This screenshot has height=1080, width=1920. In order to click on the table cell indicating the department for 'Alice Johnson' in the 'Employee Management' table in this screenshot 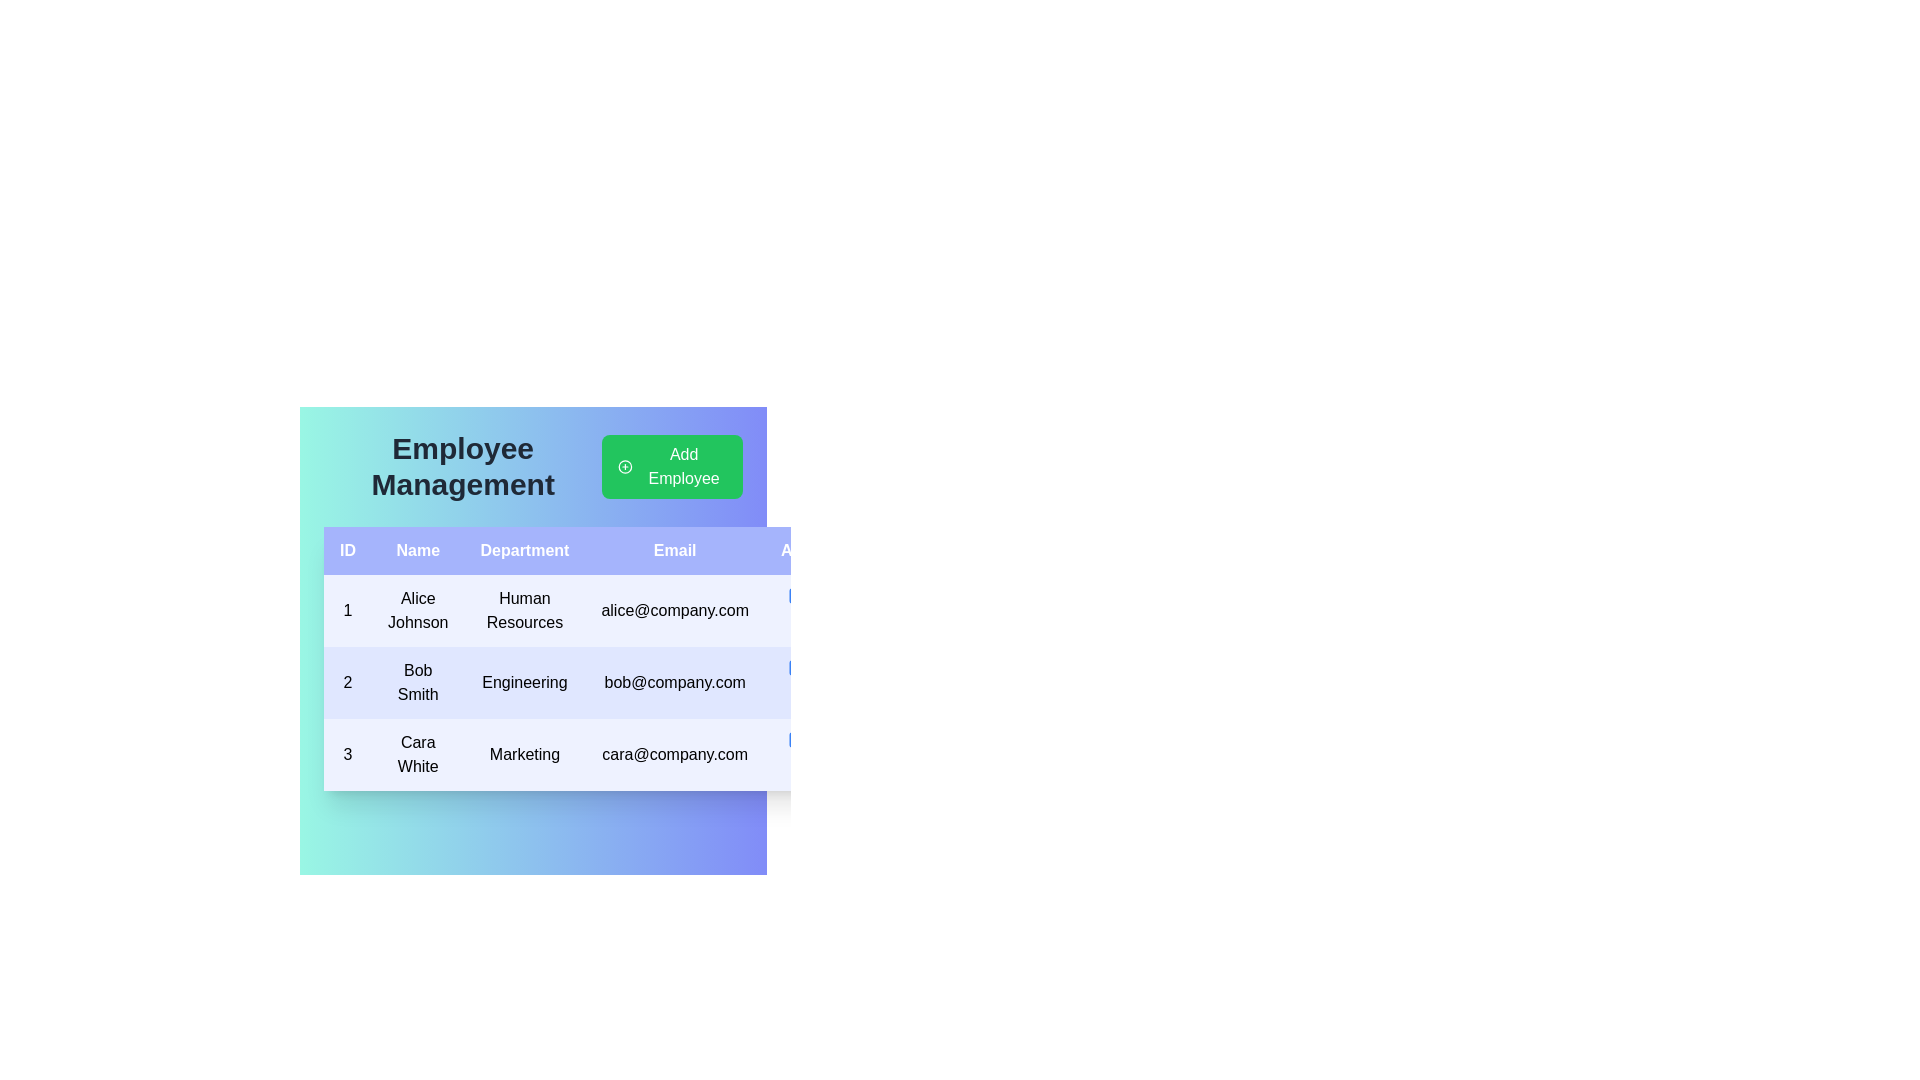, I will do `click(524, 609)`.